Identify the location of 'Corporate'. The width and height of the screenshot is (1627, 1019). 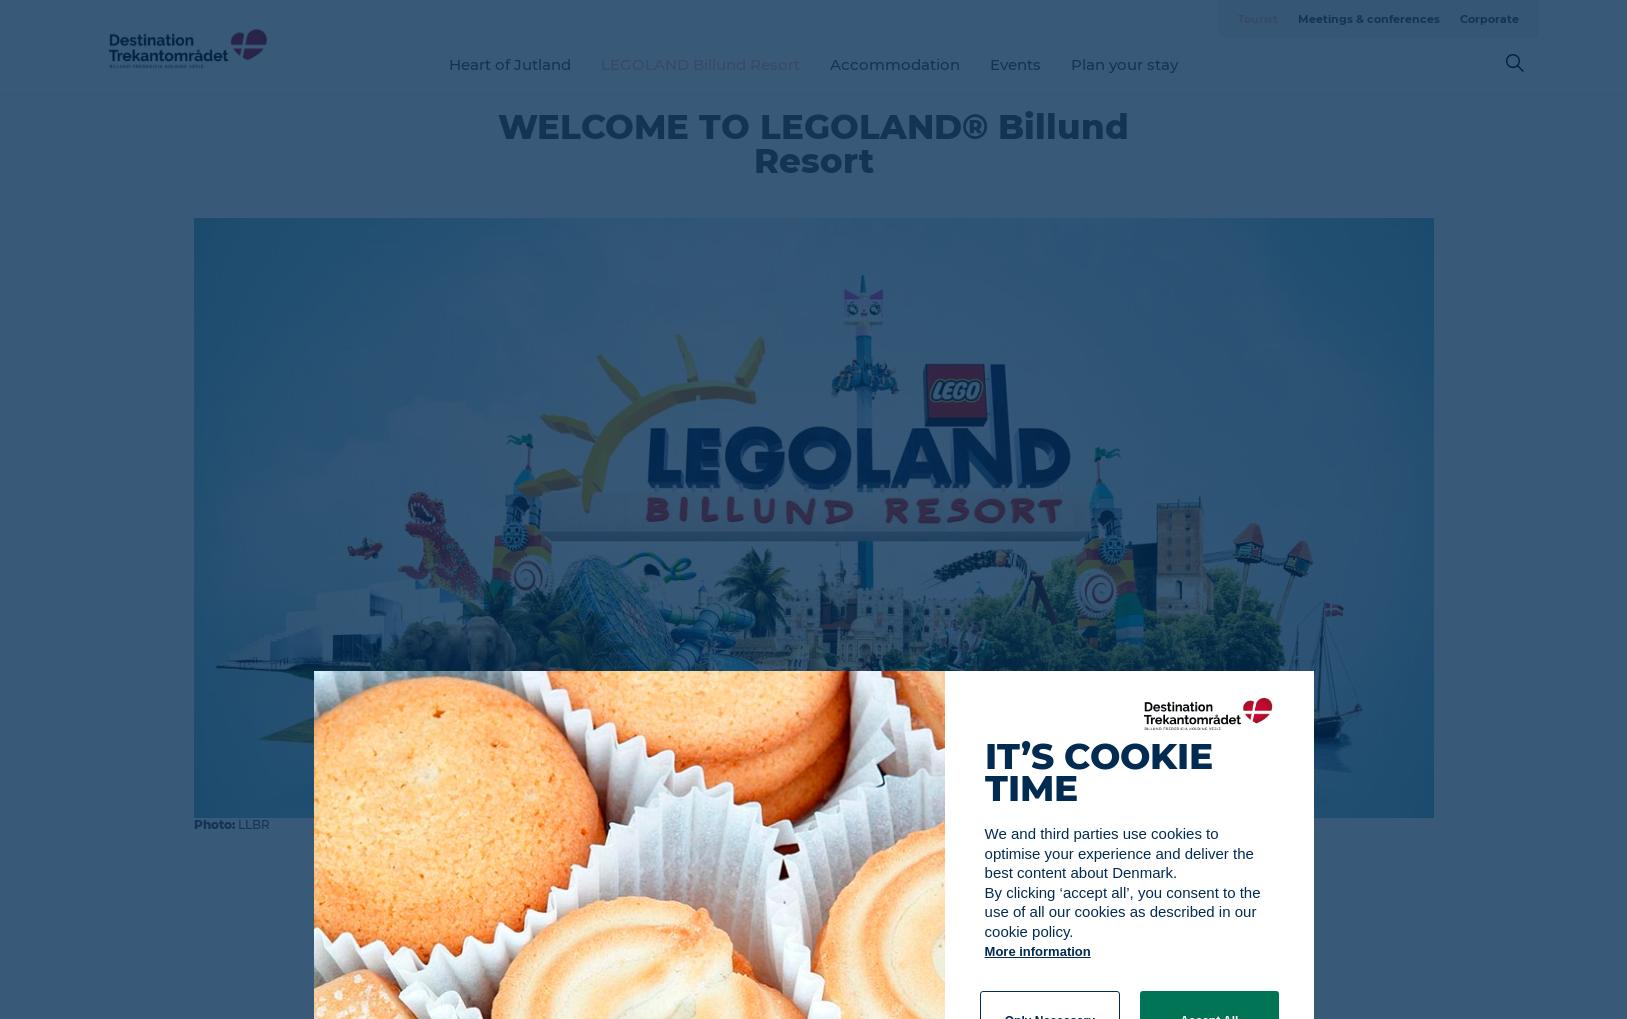
(1488, 17).